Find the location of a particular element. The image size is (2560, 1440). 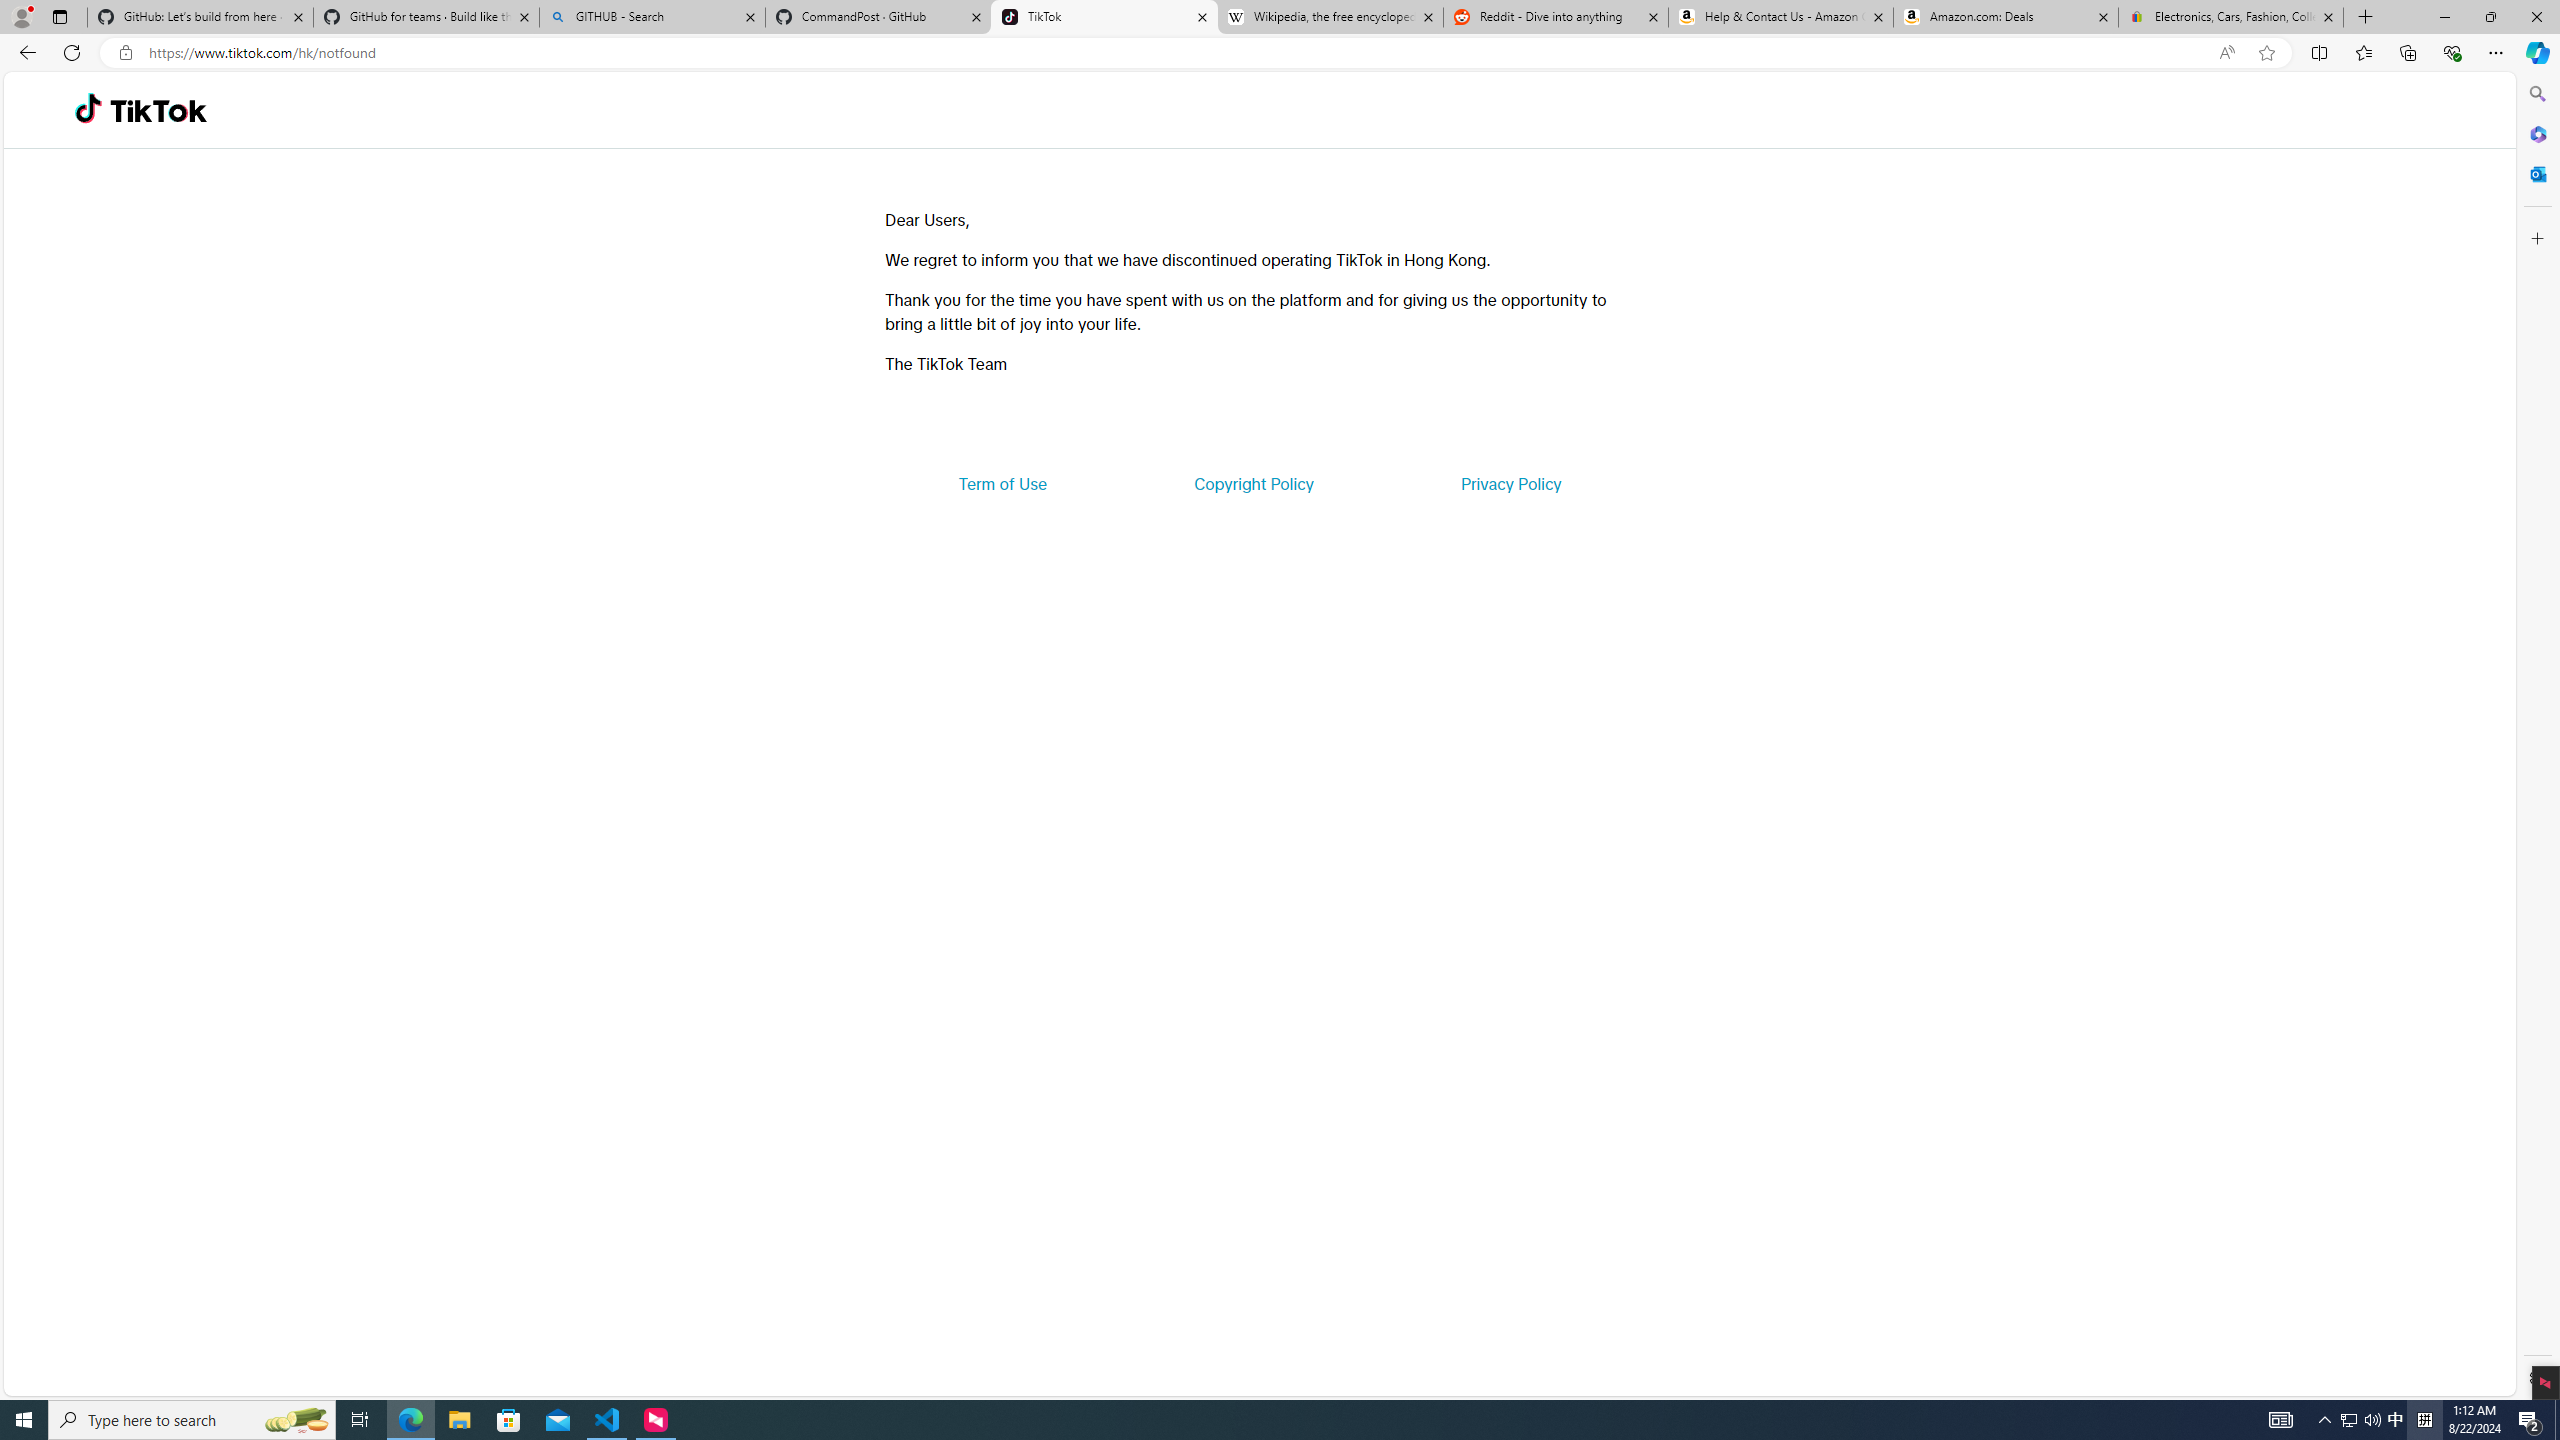

'Help & Contact Us - Amazon Customer Service' is located at coordinates (1780, 16).